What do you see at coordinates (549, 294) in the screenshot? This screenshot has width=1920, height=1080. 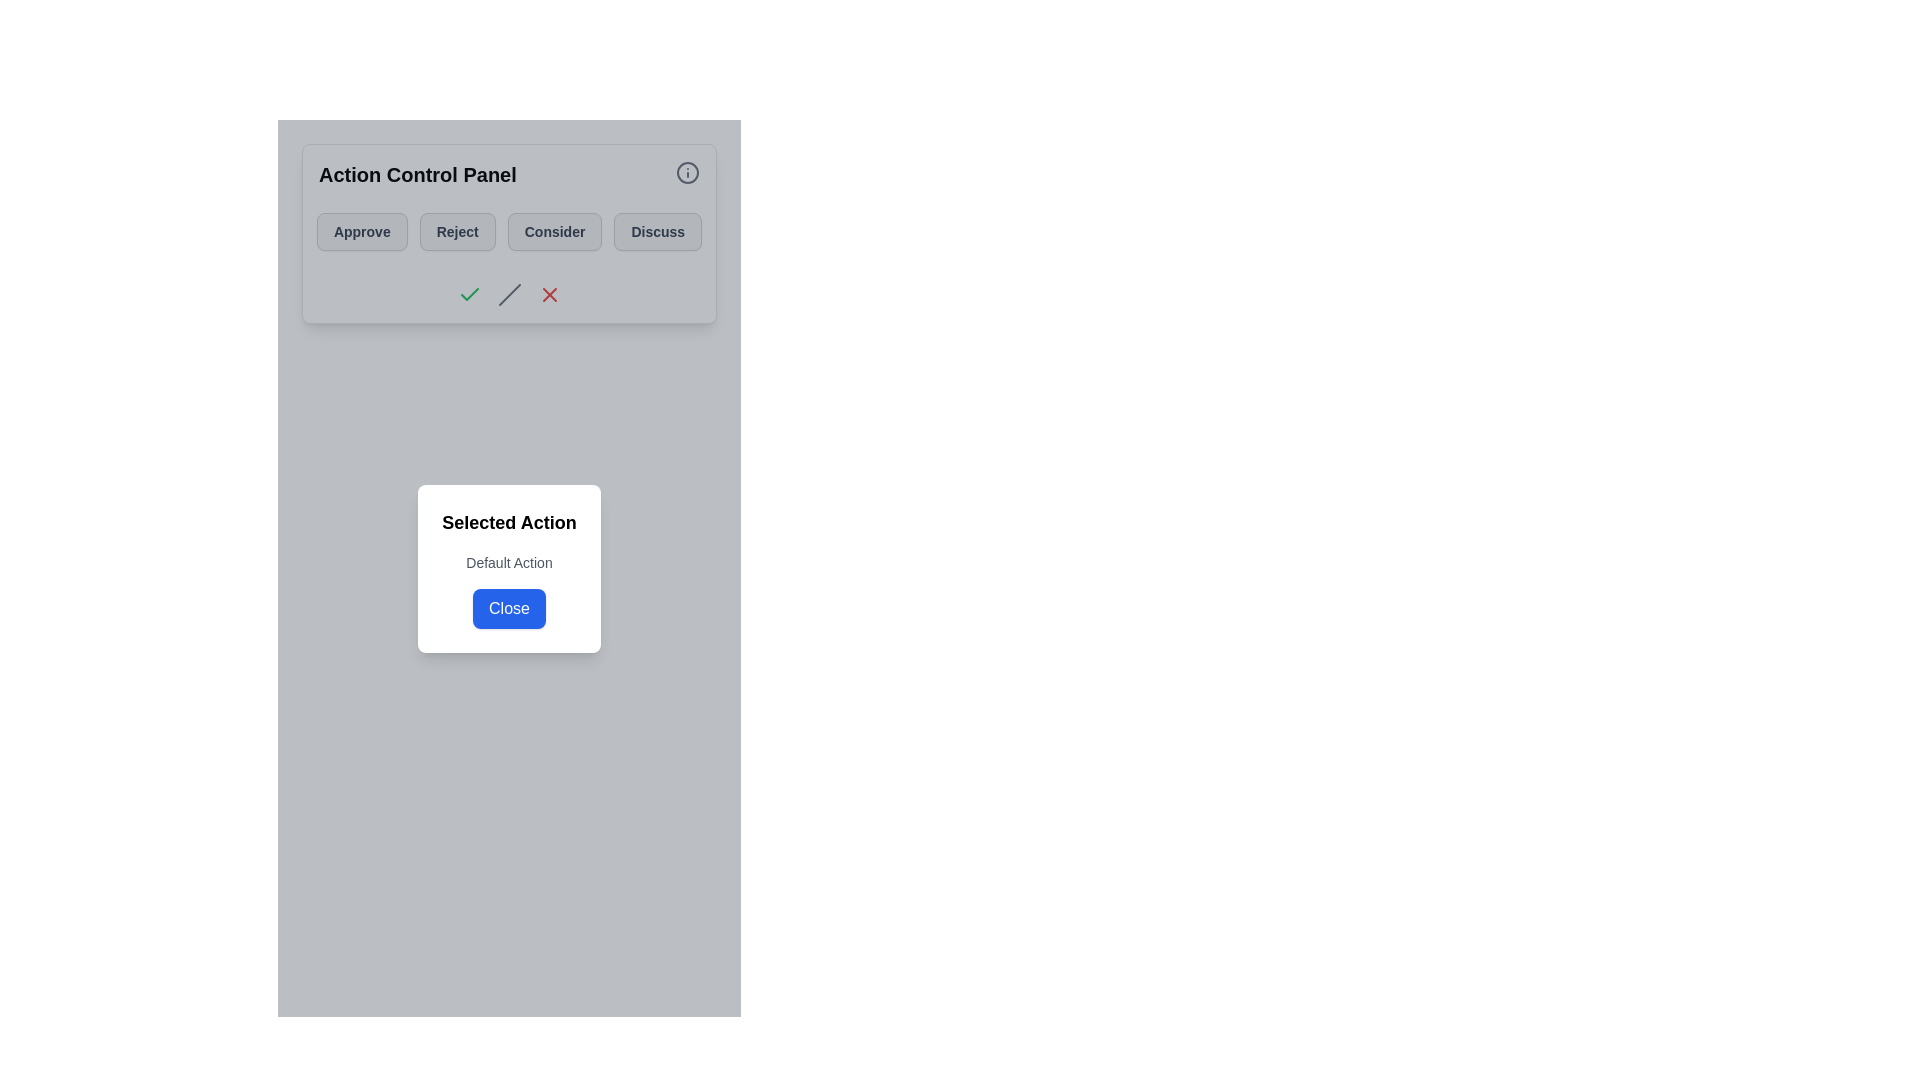 I see `the reject or delete icon located in the bottom-right corner of the 'Action Control Panel' box` at bounding box center [549, 294].